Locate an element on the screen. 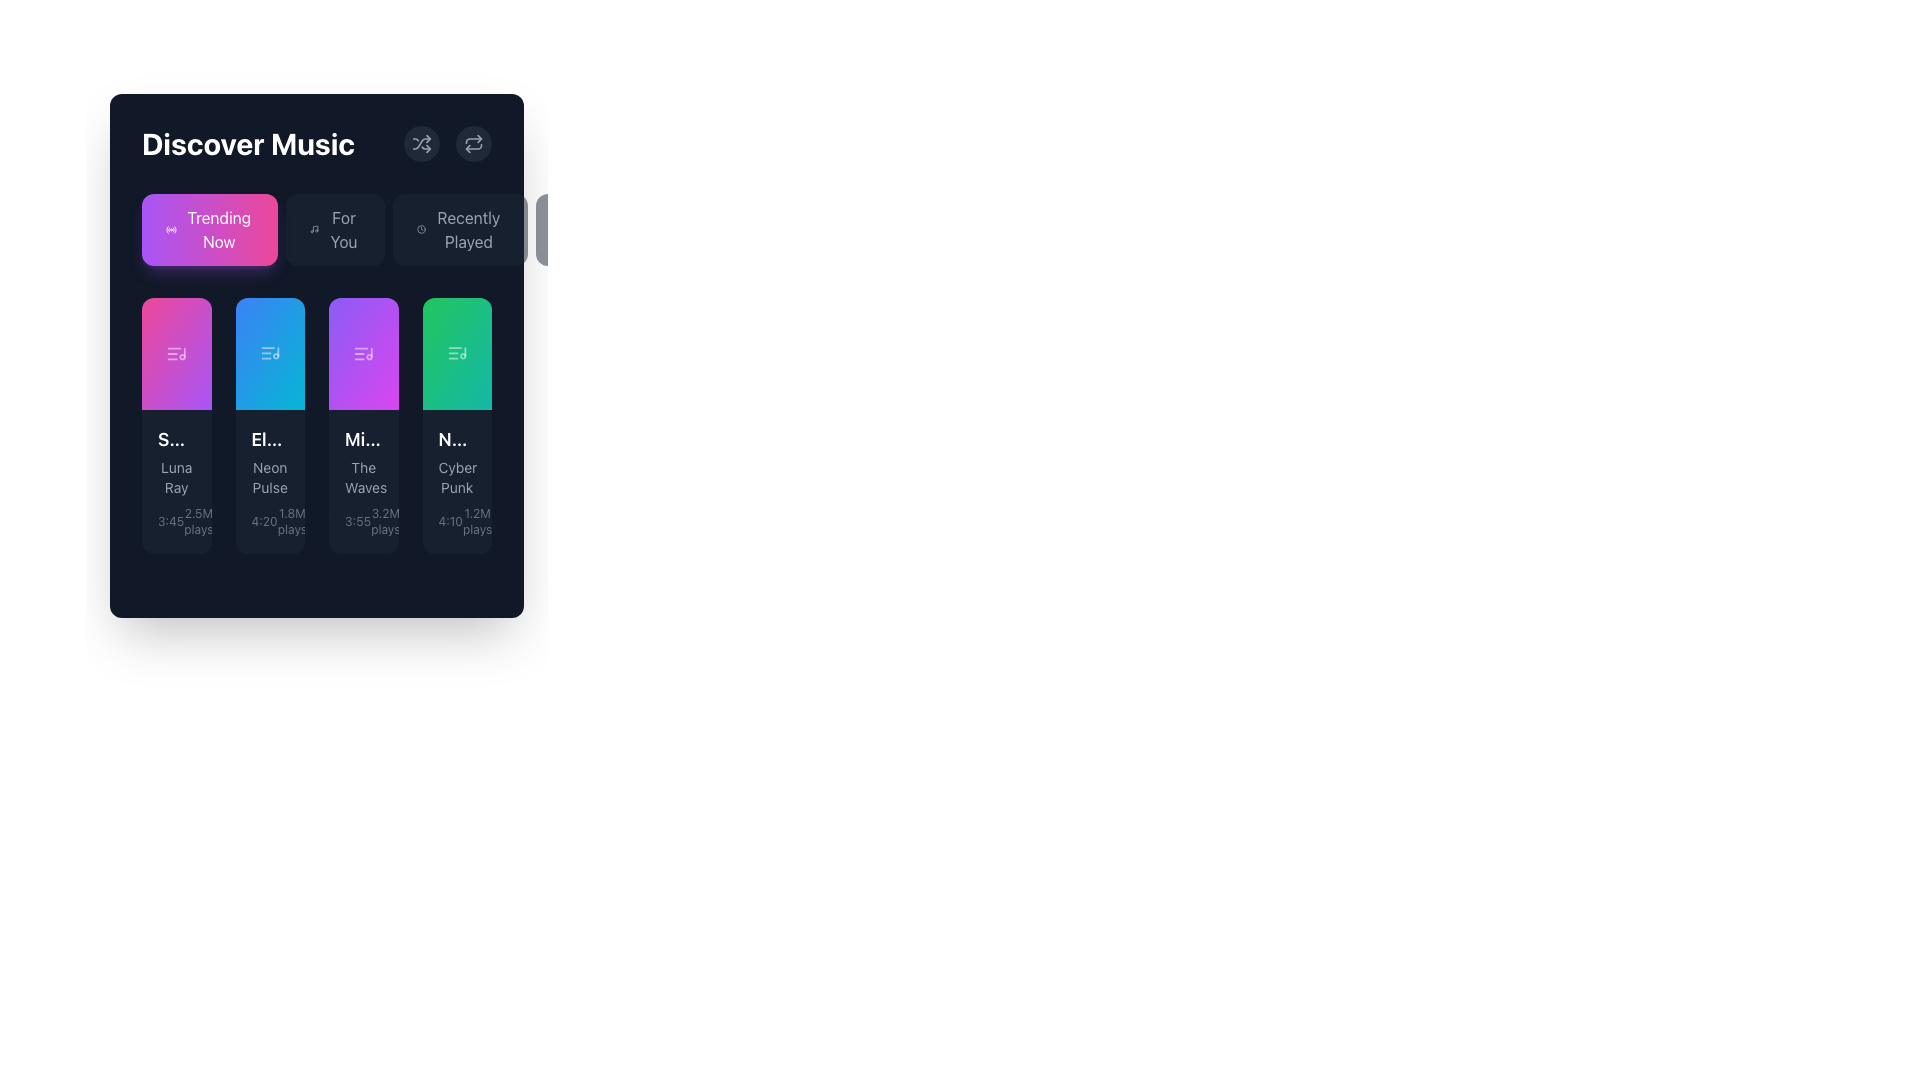 This screenshot has width=1920, height=1080. the Static Text displaying '3:45' in light gray font located in the 'Trending Now' section of the 'Discover Music' interface, specifically in the lower-left card labeled 'S... Luna Ray' is located at coordinates (171, 520).